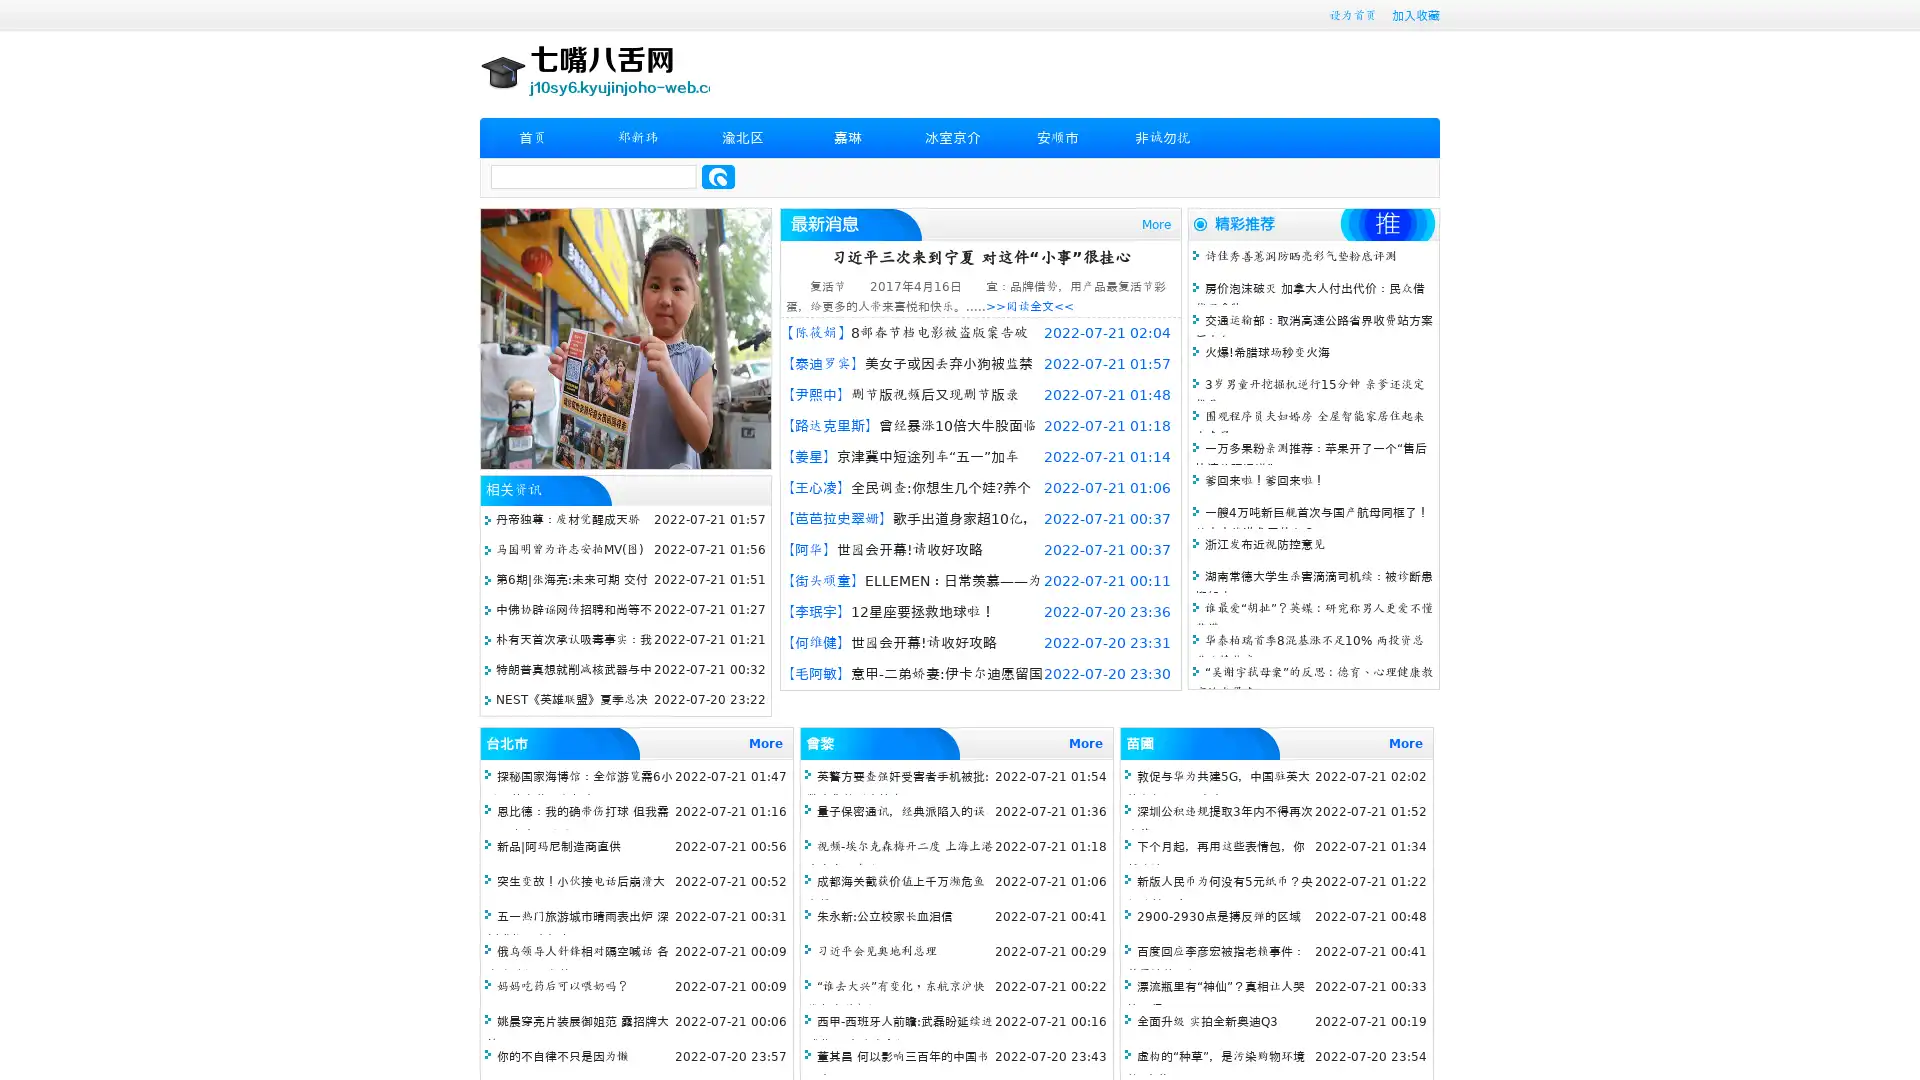 This screenshot has width=1920, height=1080. I want to click on Search, so click(718, 176).